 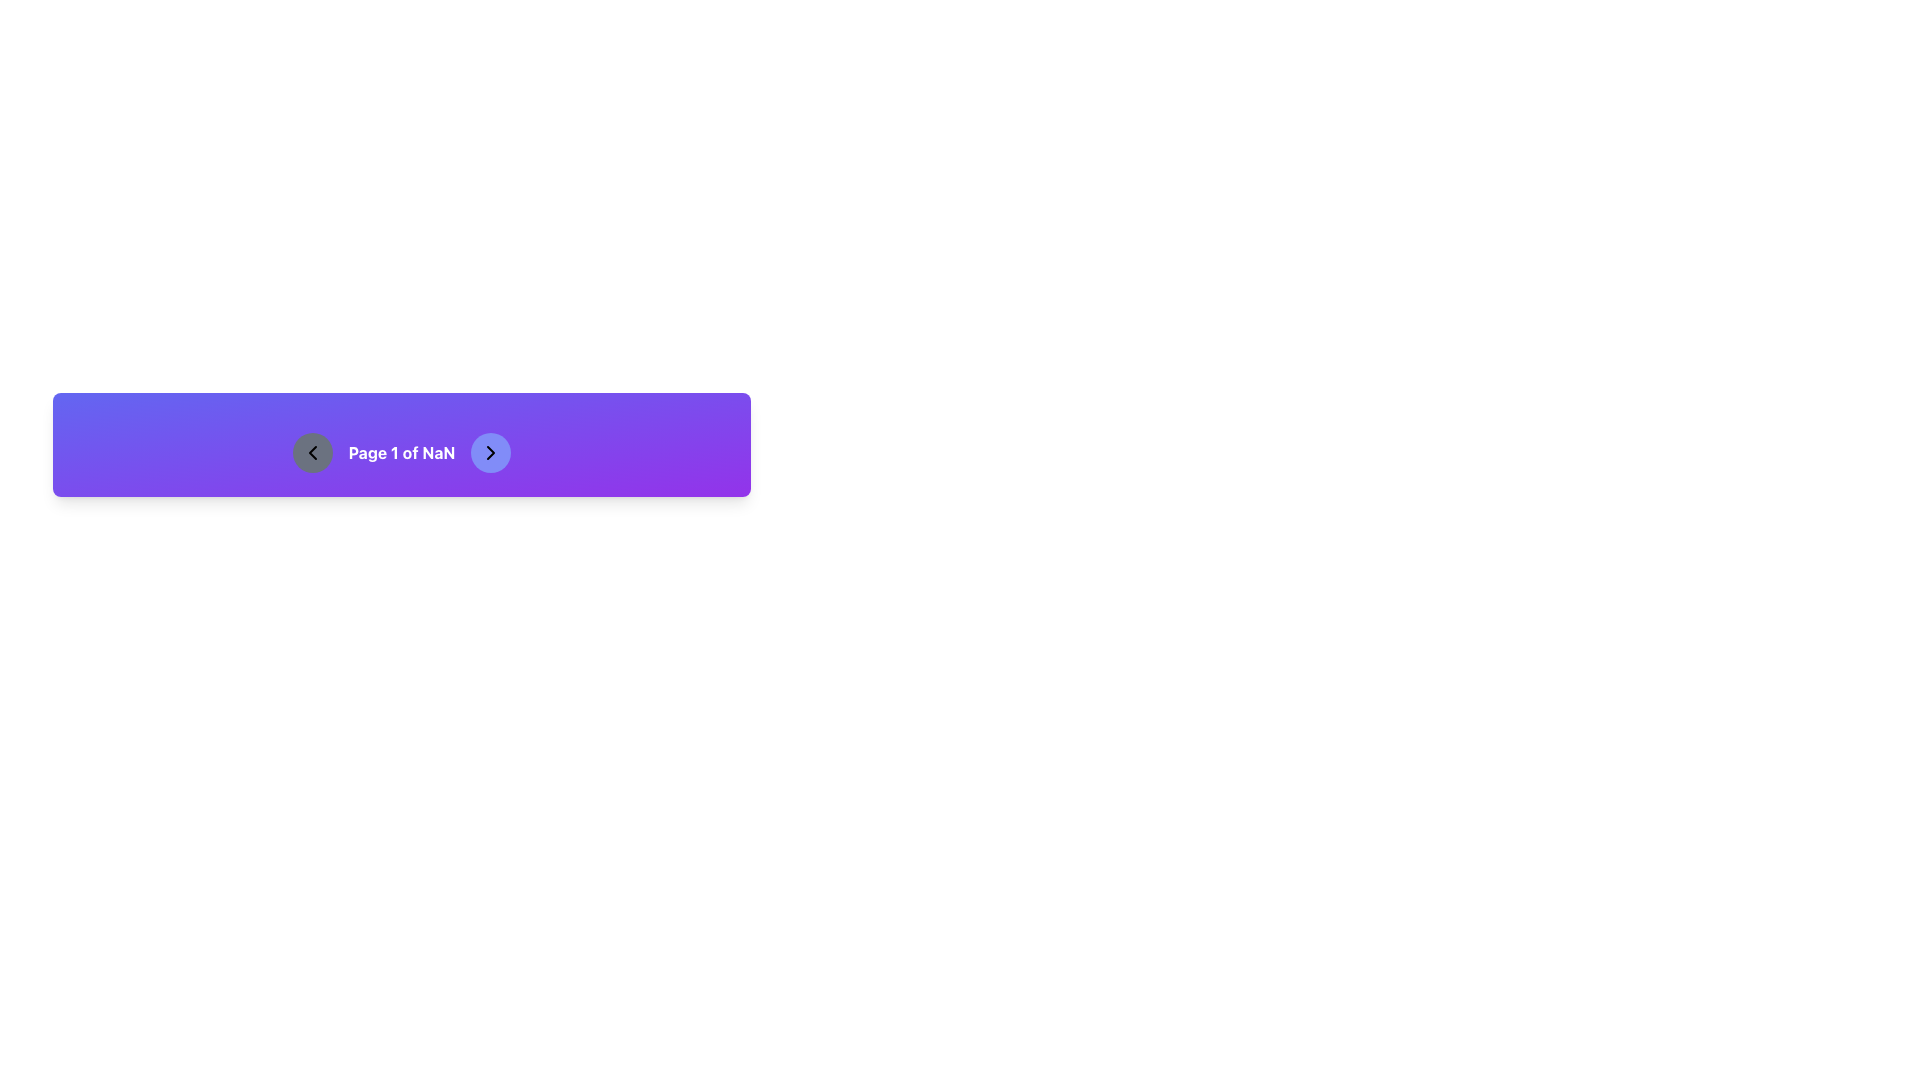 What do you see at coordinates (311, 452) in the screenshot?
I see `the left-pointing chevron icon located on the left side of the navigation bar` at bounding box center [311, 452].